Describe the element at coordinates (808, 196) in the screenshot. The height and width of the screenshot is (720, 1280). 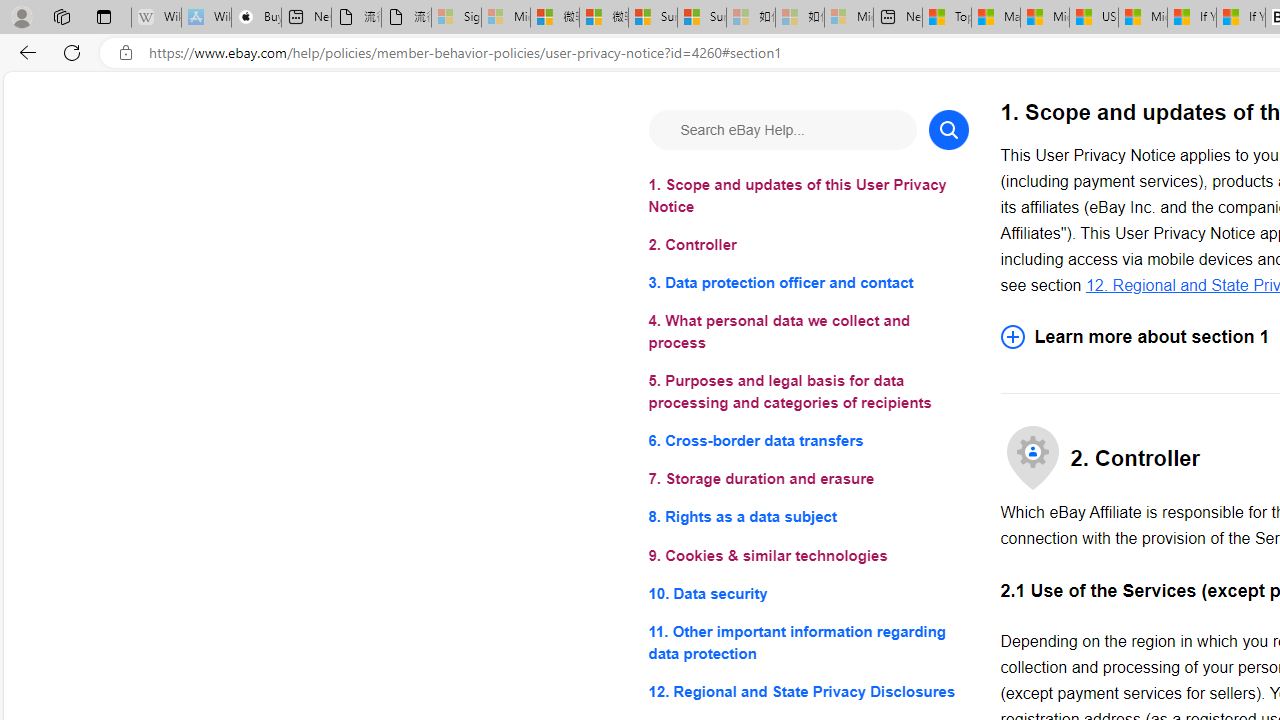
I see `'1. Scope and updates of this User Privacy Notice'` at that location.